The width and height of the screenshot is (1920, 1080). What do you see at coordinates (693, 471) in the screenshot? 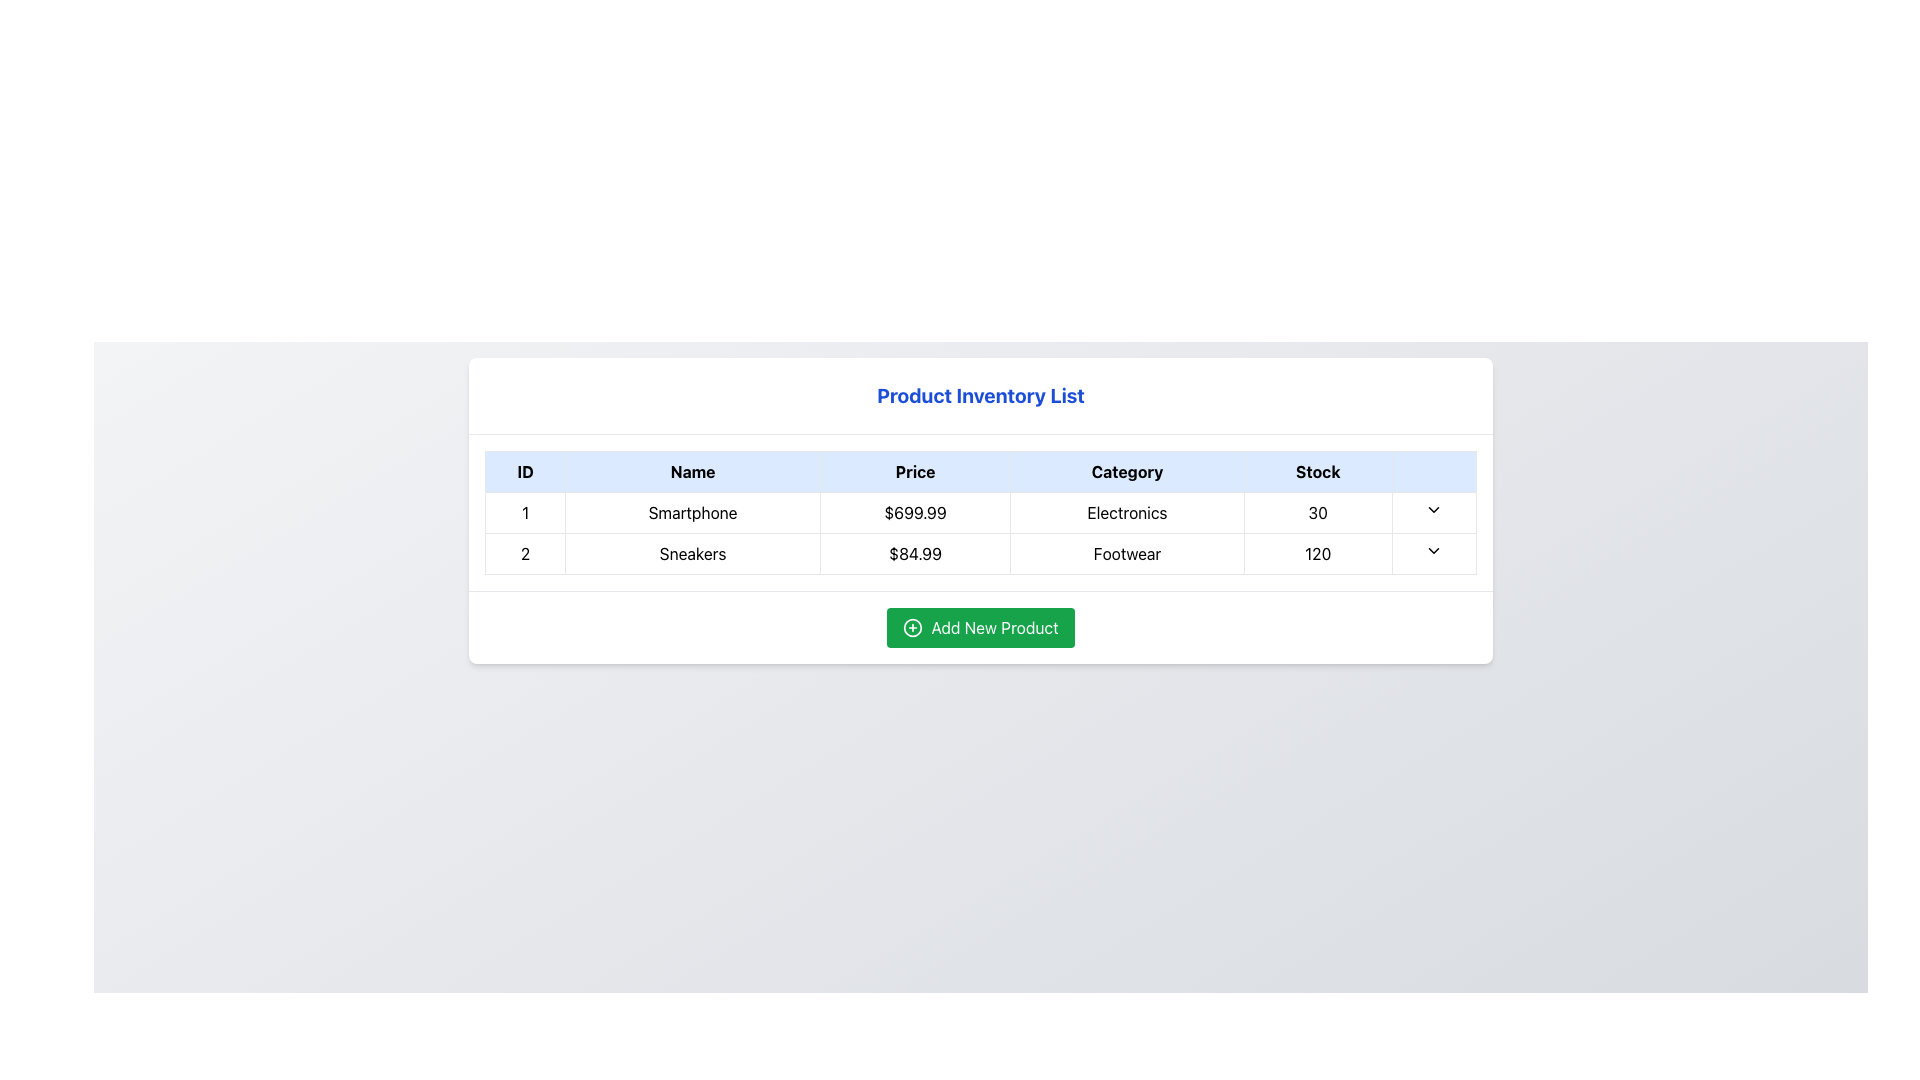
I see `the header text label for the 'Item Name' column in the inventory table` at bounding box center [693, 471].